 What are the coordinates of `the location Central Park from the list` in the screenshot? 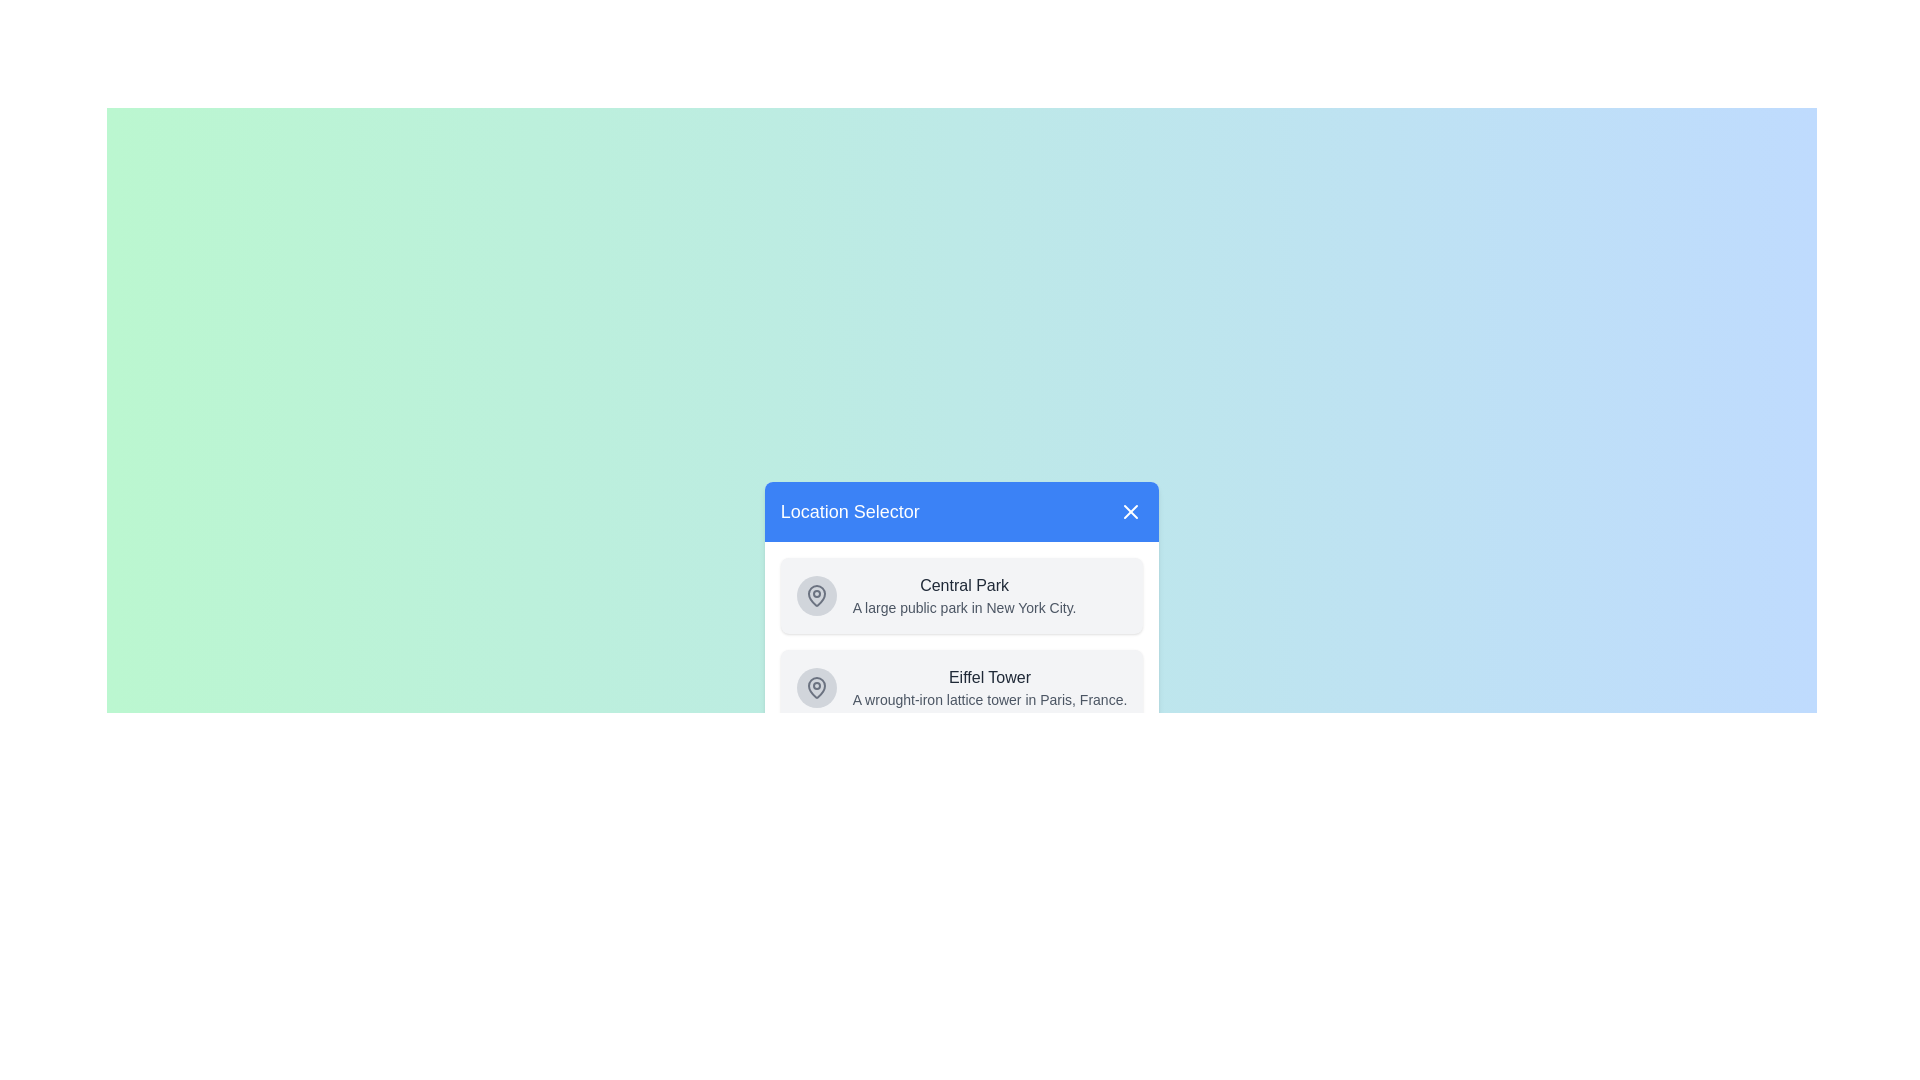 It's located at (961, 595).